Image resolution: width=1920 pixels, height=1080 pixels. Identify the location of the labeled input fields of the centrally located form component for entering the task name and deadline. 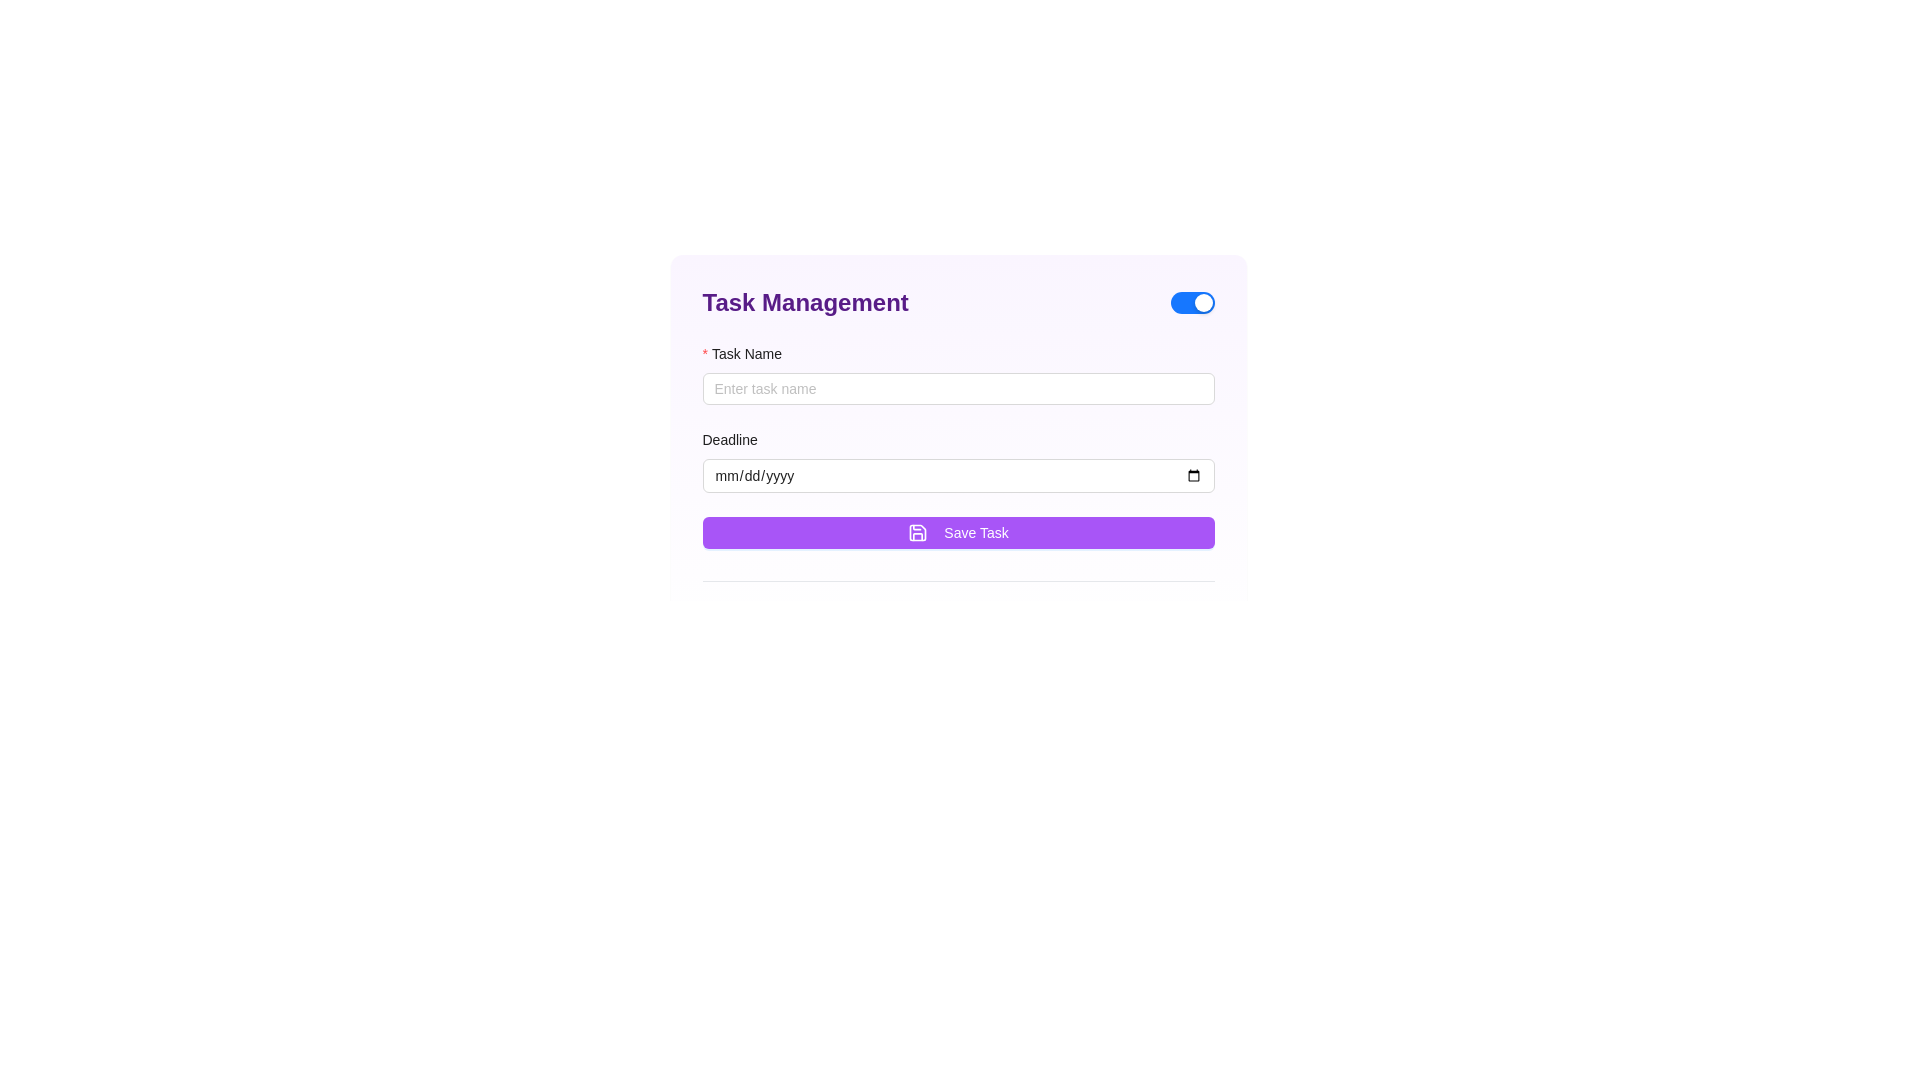
(957, 445).